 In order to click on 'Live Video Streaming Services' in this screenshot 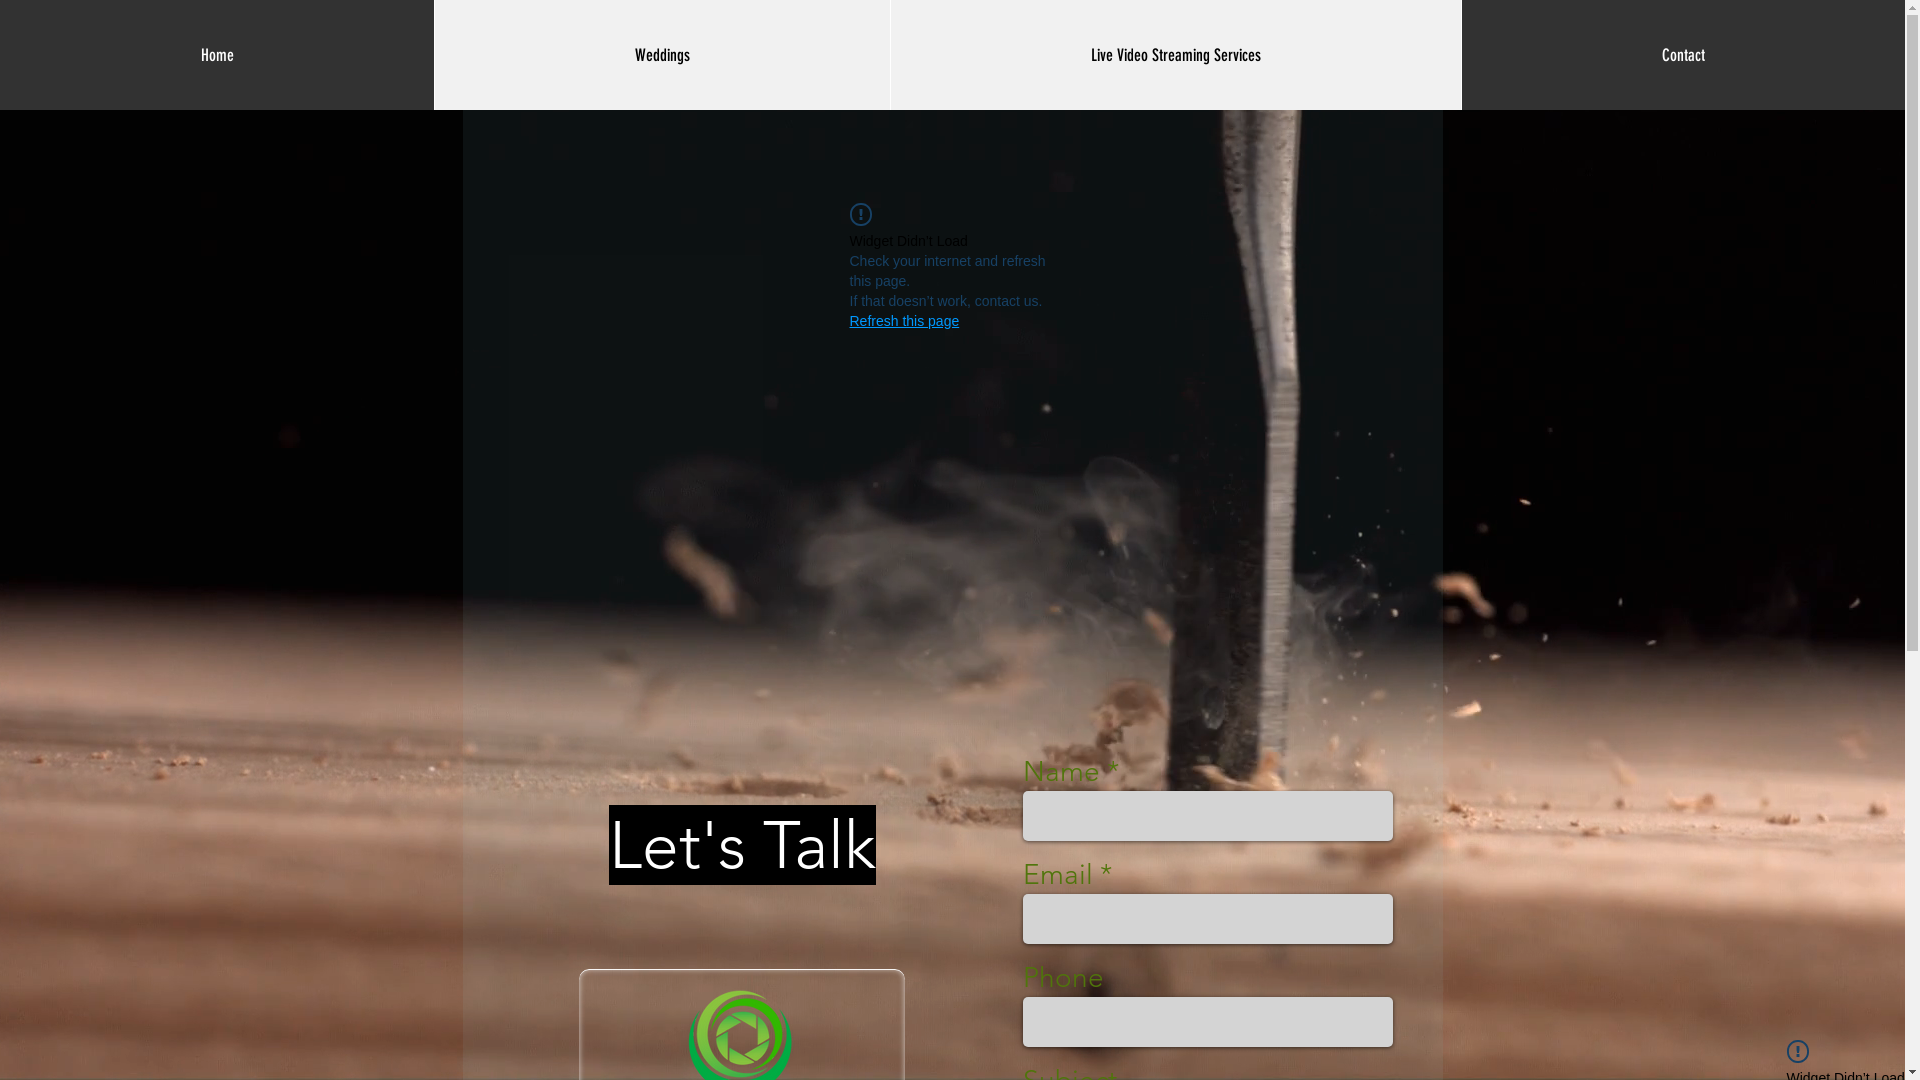, I will do `click(1175, 53)`.